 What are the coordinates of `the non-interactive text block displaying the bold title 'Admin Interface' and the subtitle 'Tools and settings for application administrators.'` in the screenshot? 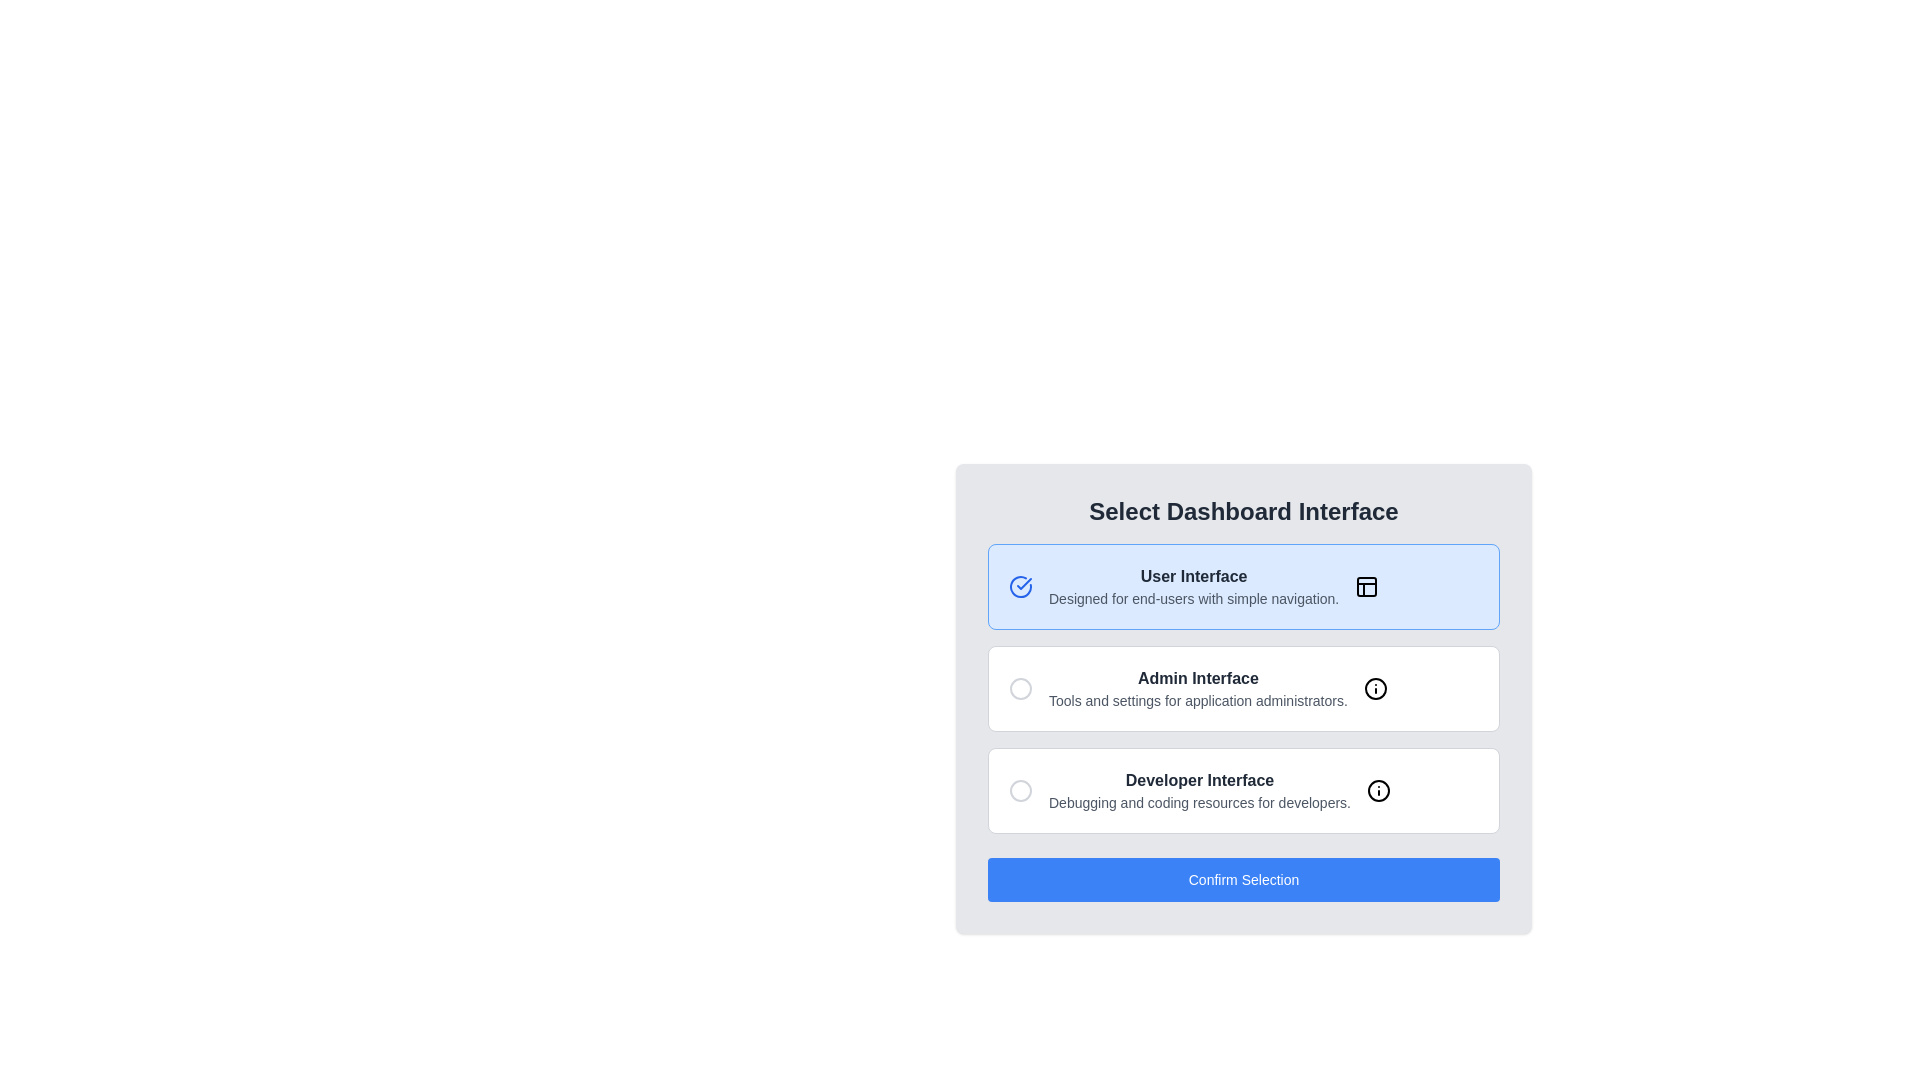 It's located at (1198, 688).